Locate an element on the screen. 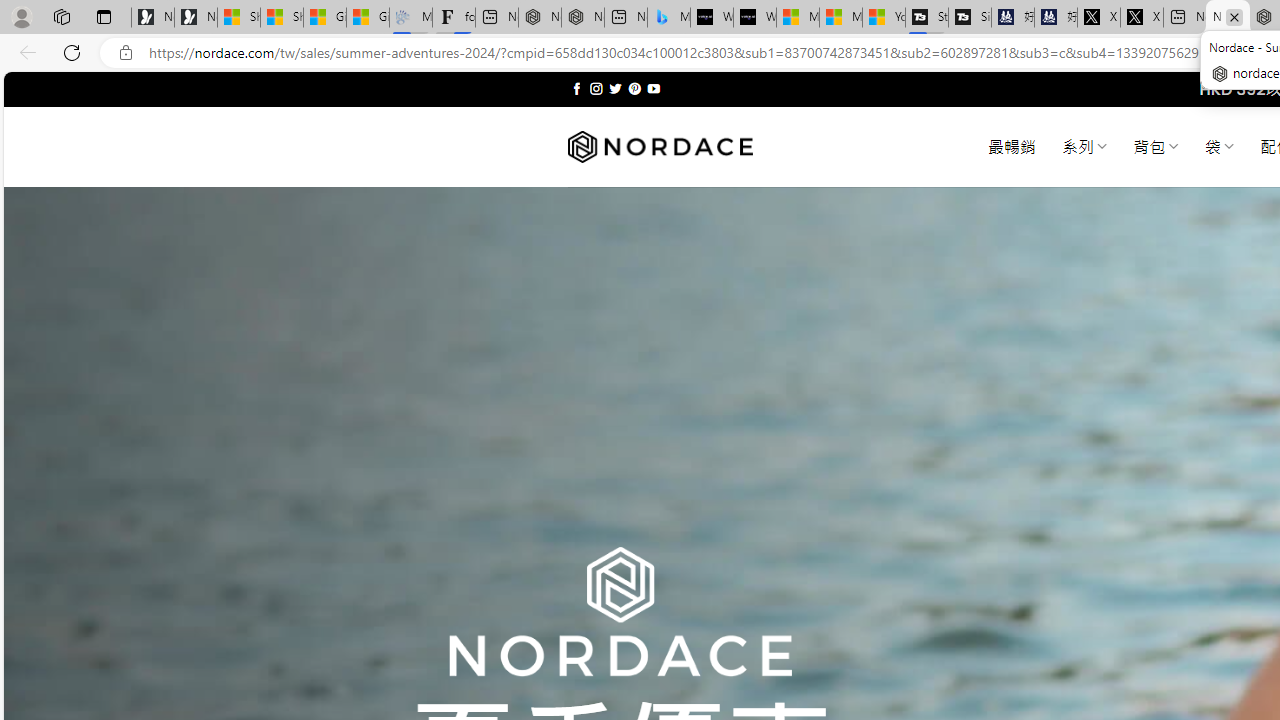 The image size is (1280, 720). 'Follow on YouTube' is located at coordinates (653, 88).